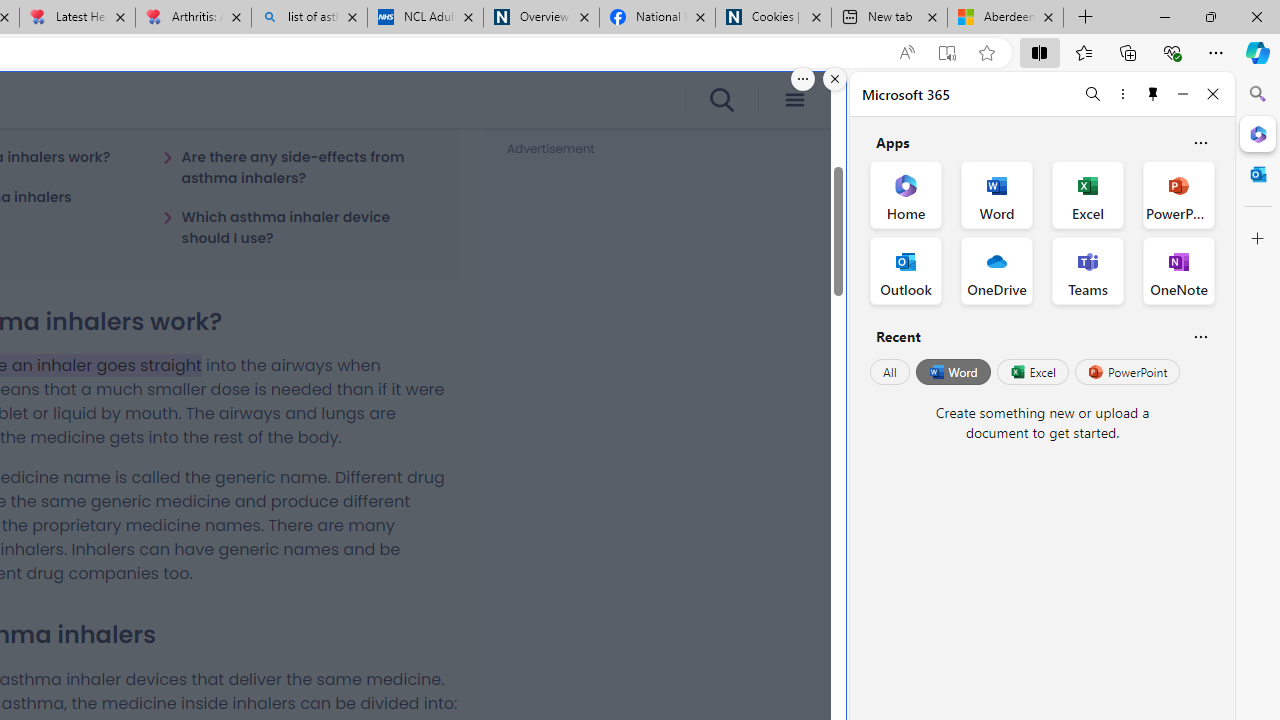  I want to click on 'Which asthma inhaler device should I use?', so click(297, 226).